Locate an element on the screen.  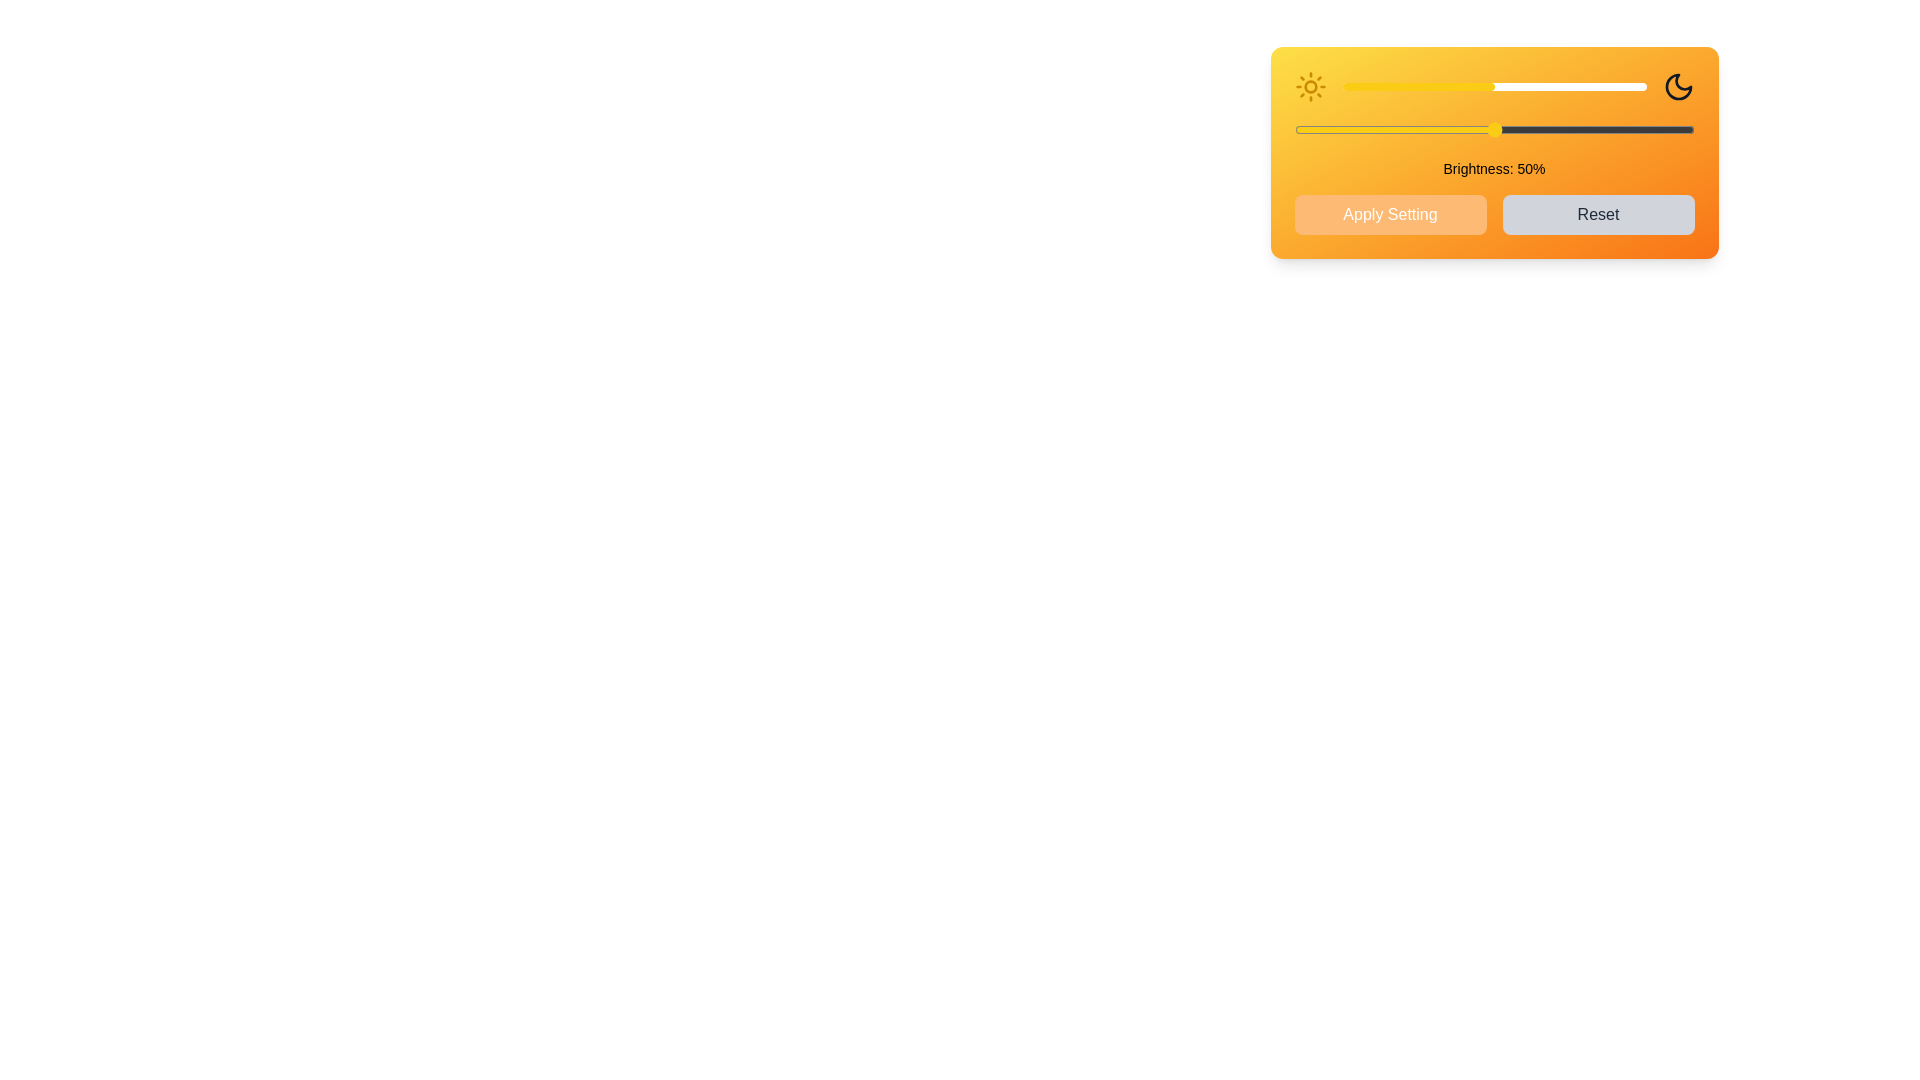
the brightness slider to set the brightness level to 37 is located at coordinates (1454, 86).